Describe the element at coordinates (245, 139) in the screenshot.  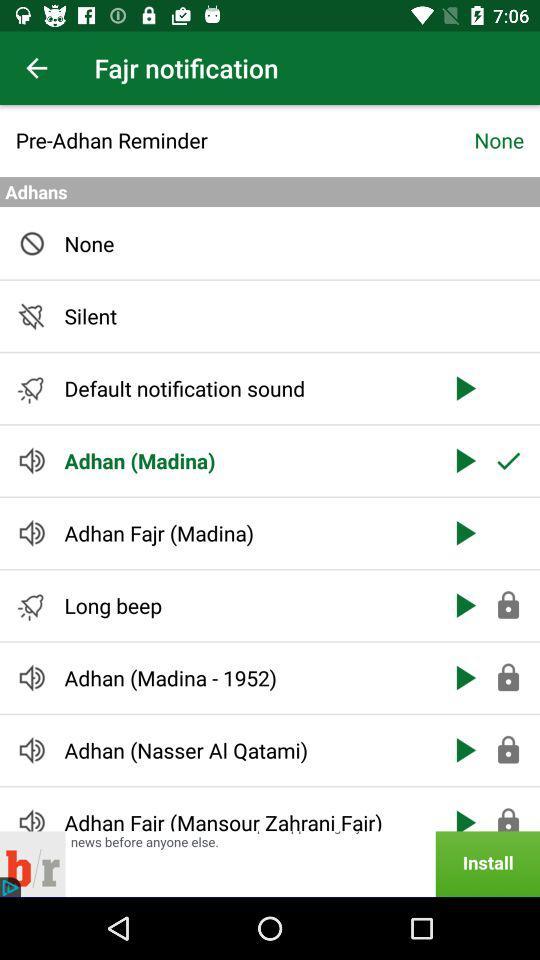
I see `item next to none icon` at that location.